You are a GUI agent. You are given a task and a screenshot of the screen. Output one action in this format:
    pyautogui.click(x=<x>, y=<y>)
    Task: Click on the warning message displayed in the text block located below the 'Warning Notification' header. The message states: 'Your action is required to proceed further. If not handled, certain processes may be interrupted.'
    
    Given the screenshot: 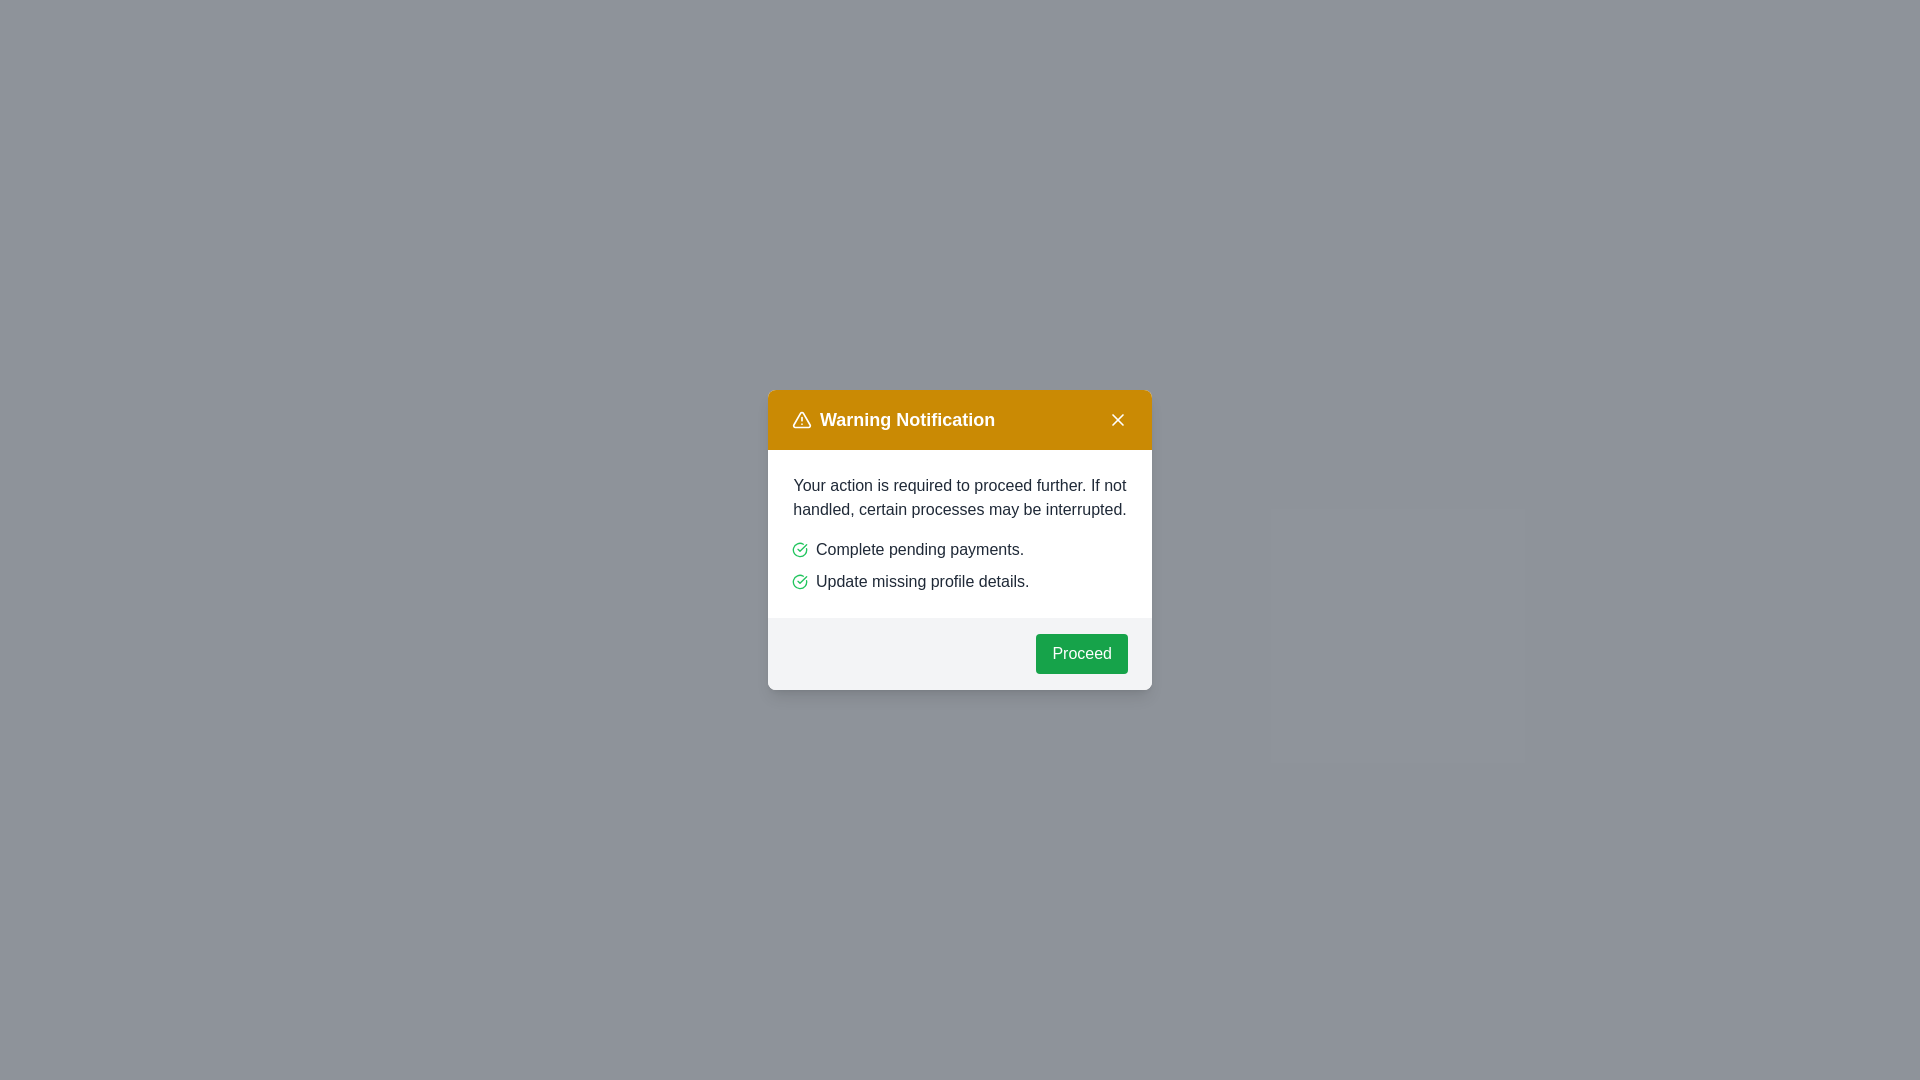 What is the action you would take?
    pyautogui.click(x=960, y=496)
    